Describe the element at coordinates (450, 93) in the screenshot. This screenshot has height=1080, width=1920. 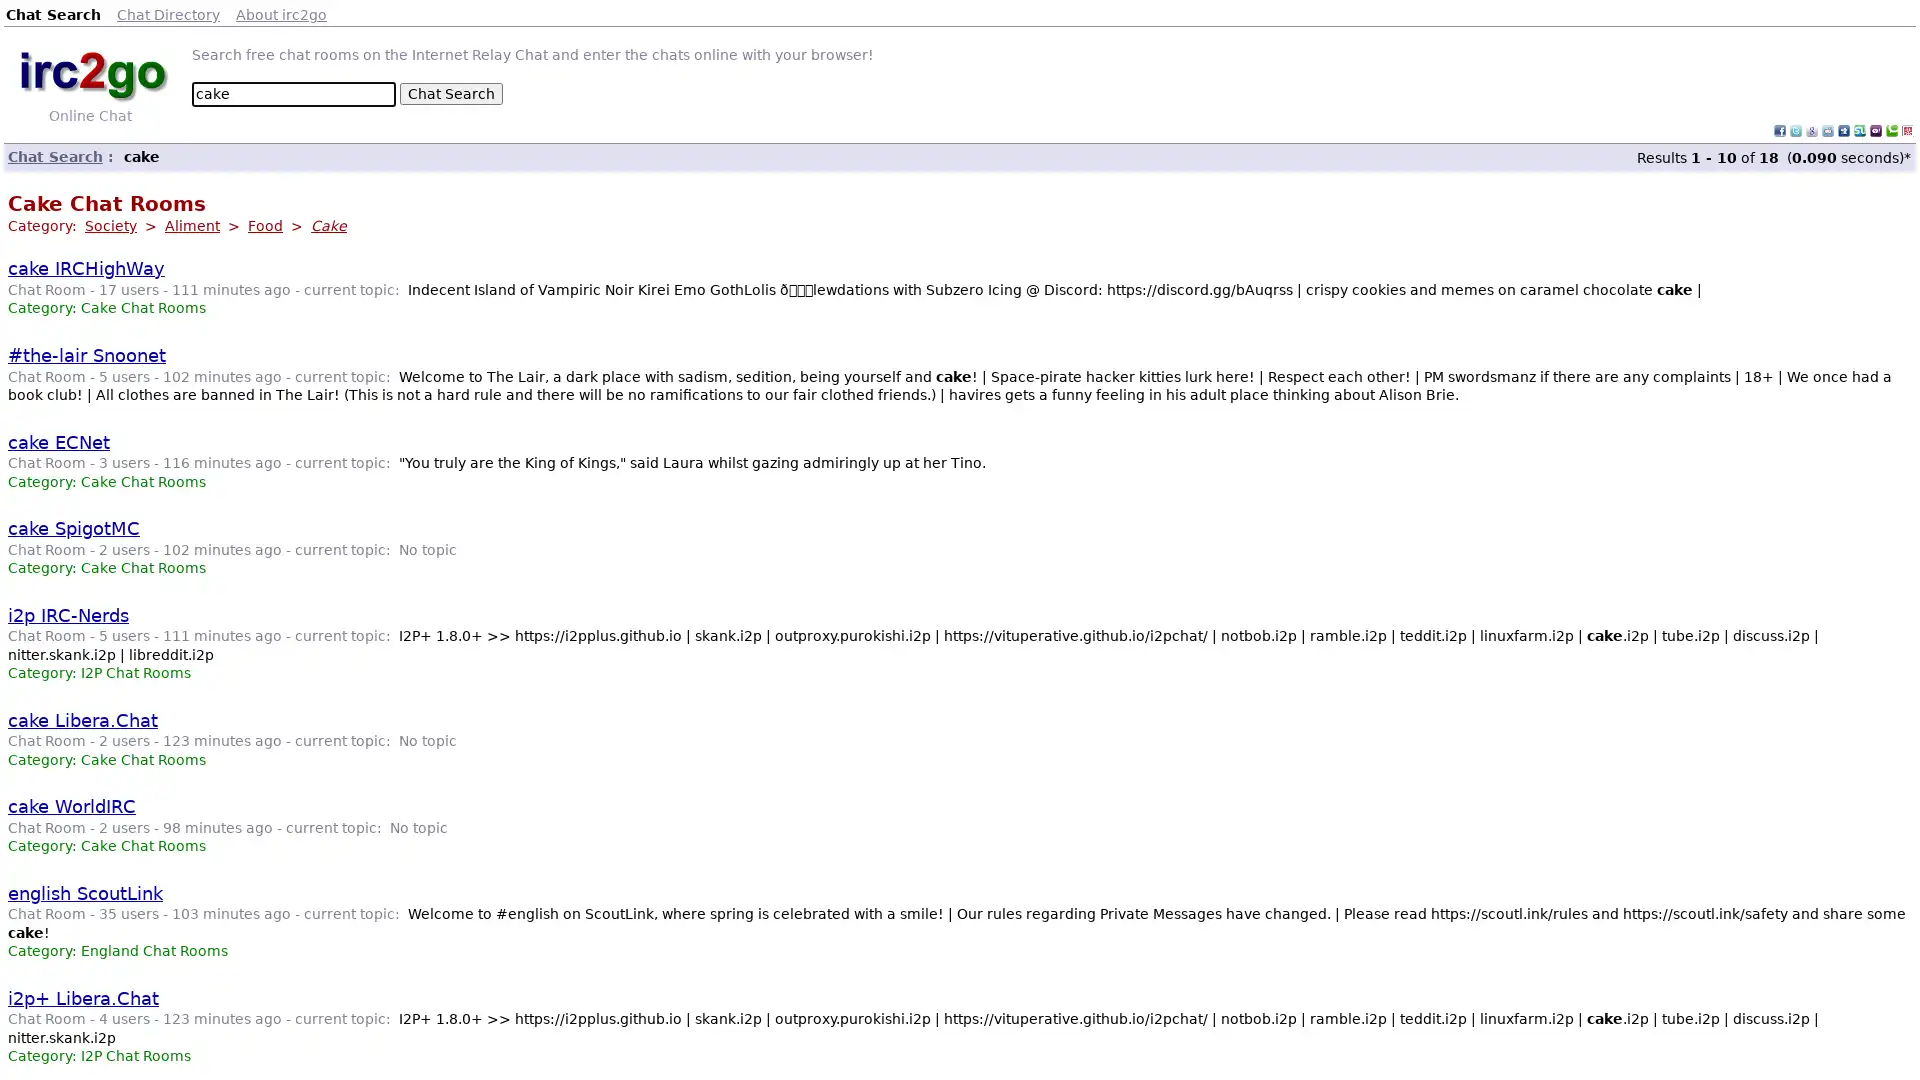
I see `Chat Search` at that location.